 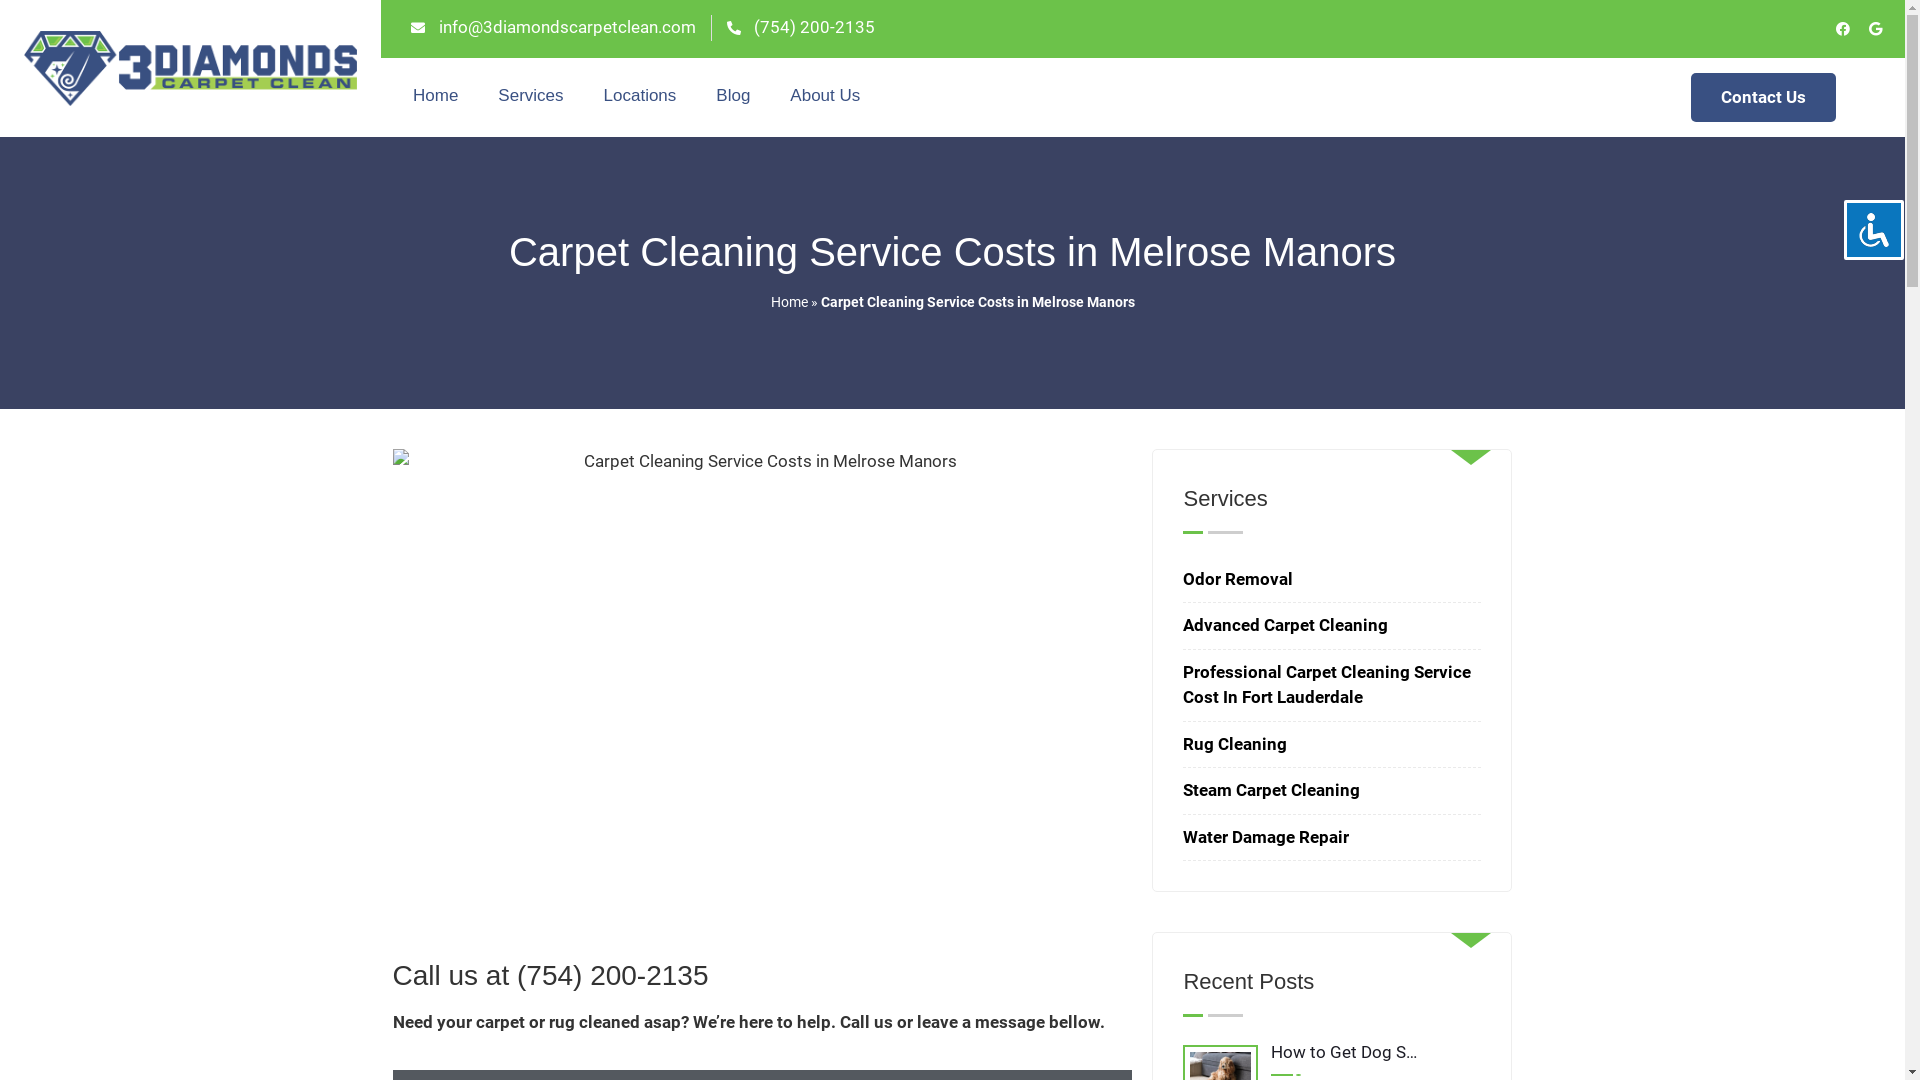 What do you see at coordinates (640, 96) in the screenshot?
I see `'Locations'` at bounding box center [640, 96].